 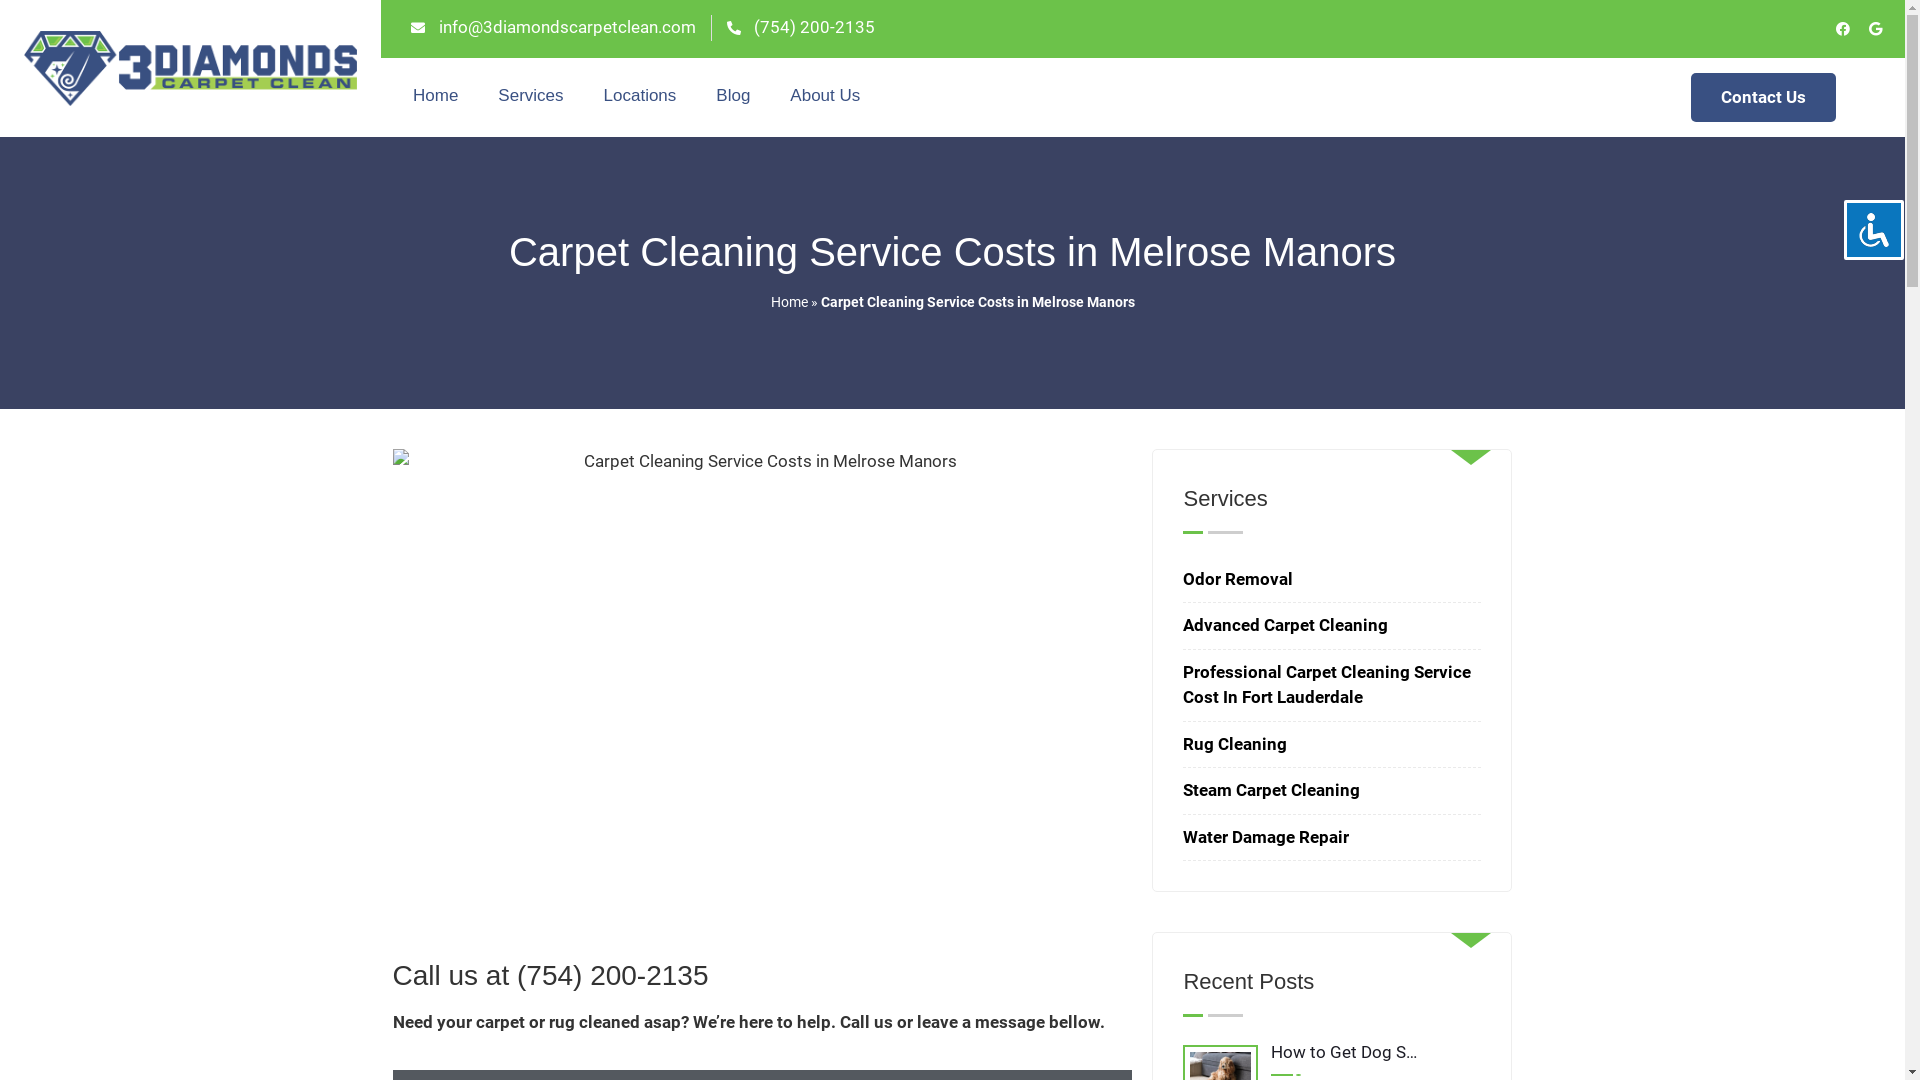 What do you see at coordinates (640, 96) in the screenshot?
I see `'Locations'` at bounding box center [640, 96].